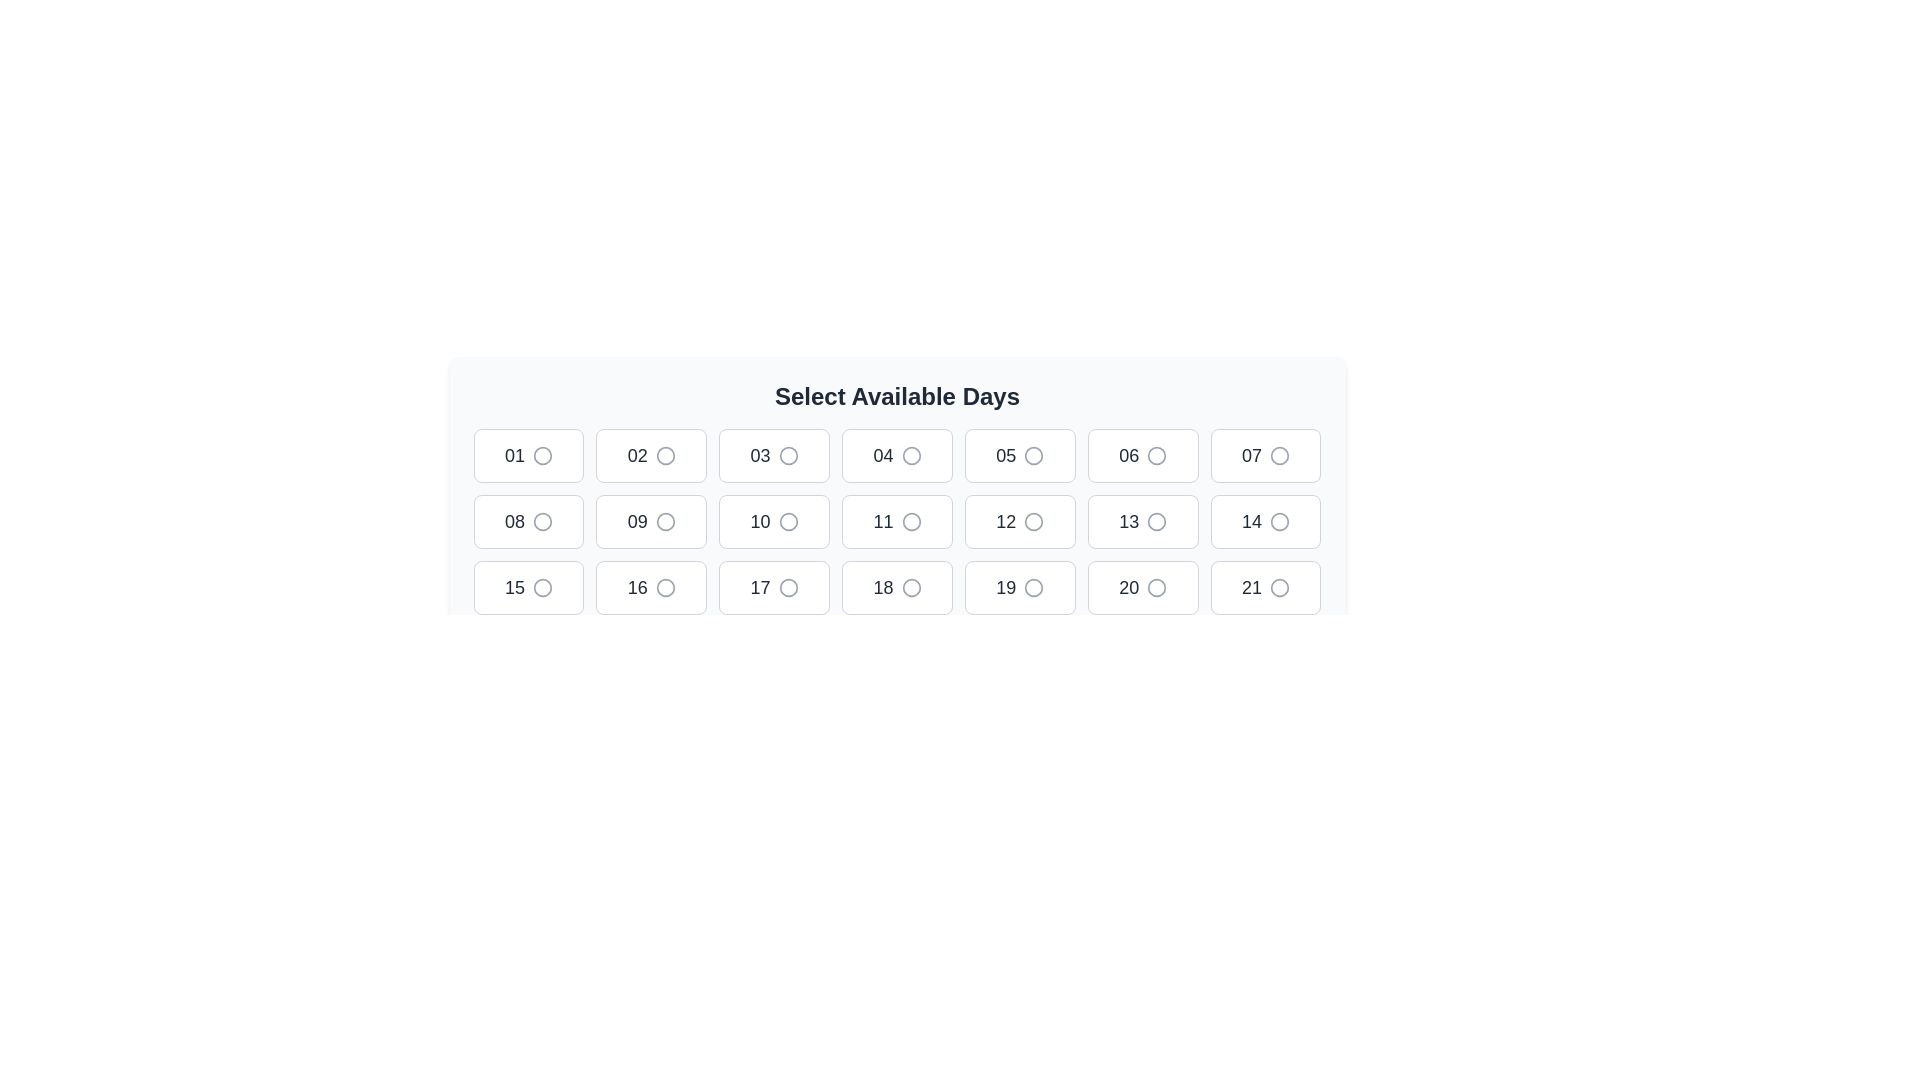 The height and width of the screenshot is (1080, 1920). What do you see at coordinates (514, 455) in the screenshot?
I see `the text label indicating the number '01', which is the first option in a list of selectable days, located at the top left of a grid-like layout` at bounding box center [514, 455].